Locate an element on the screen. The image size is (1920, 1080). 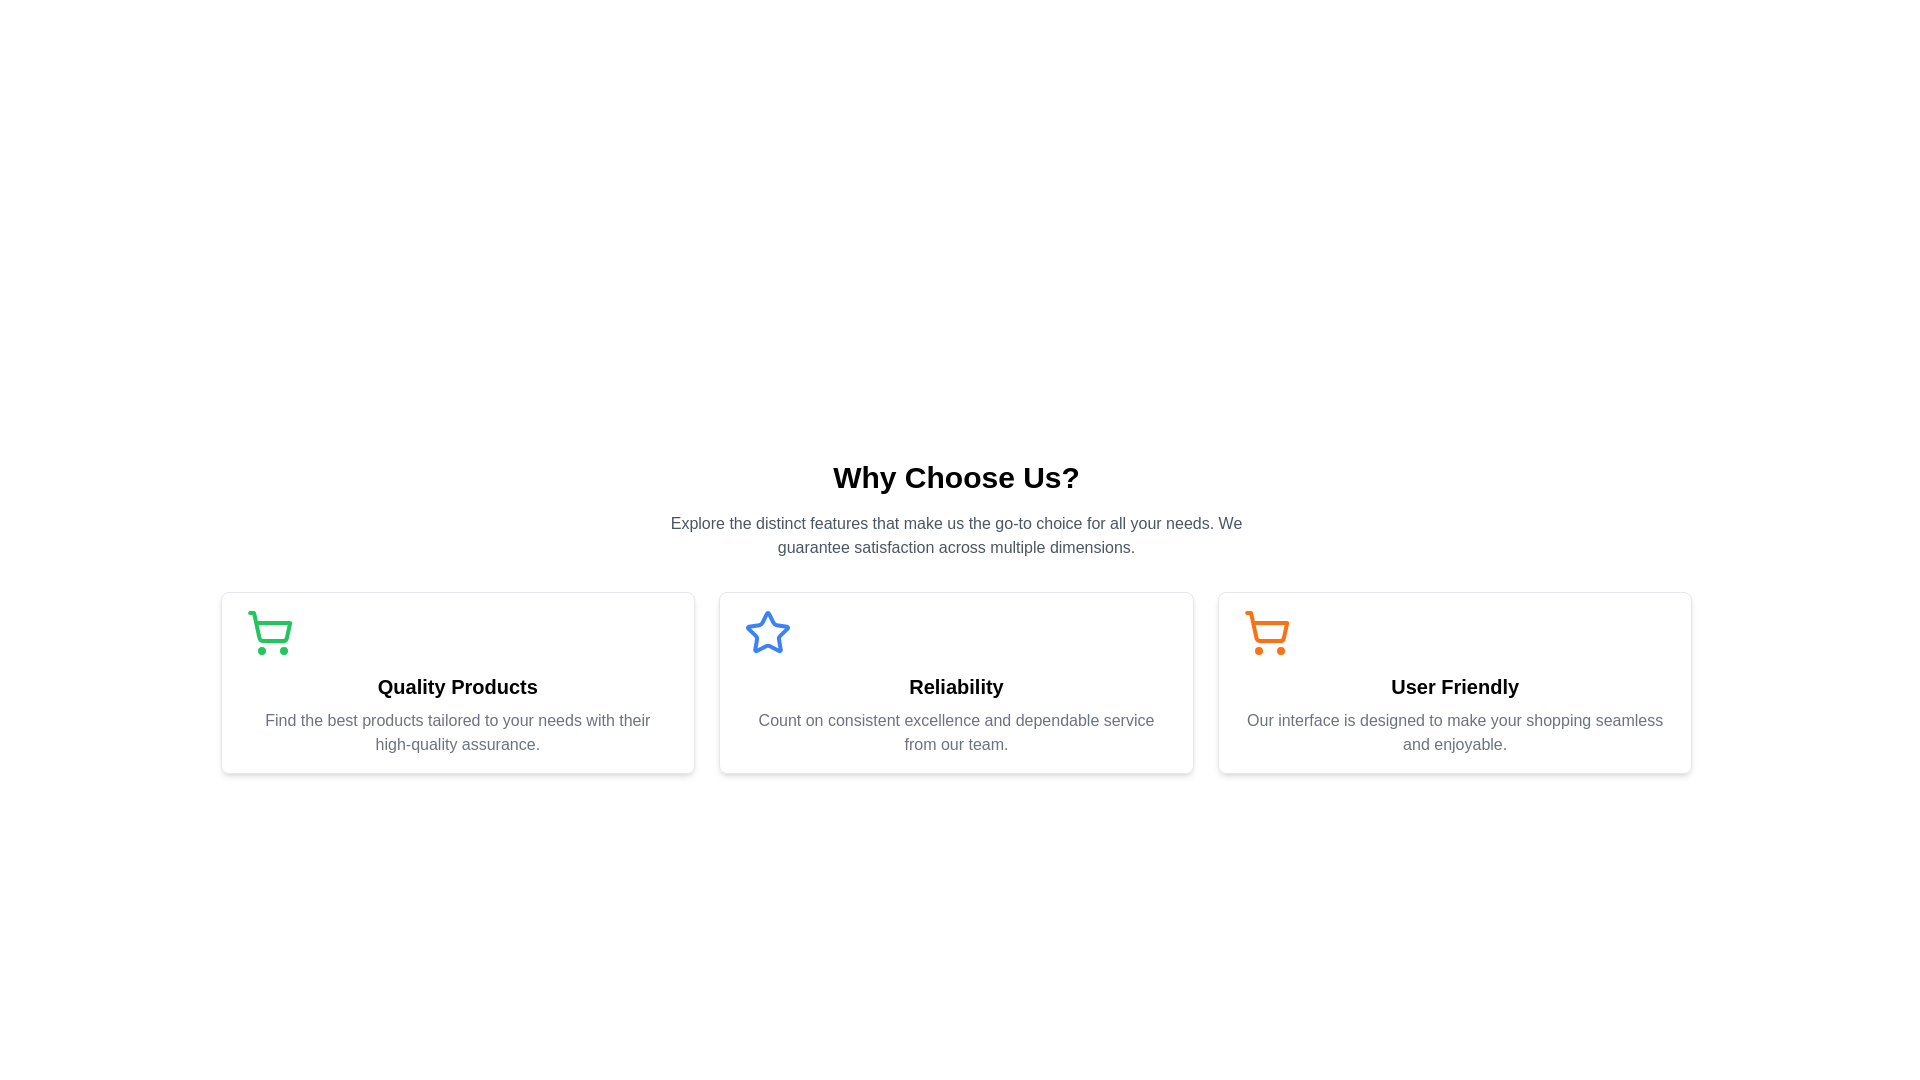
the first Informational Card titled 'Quality Products' which contains a green shopping cart icon and a description in gray font is located at coordinates (456, 681).